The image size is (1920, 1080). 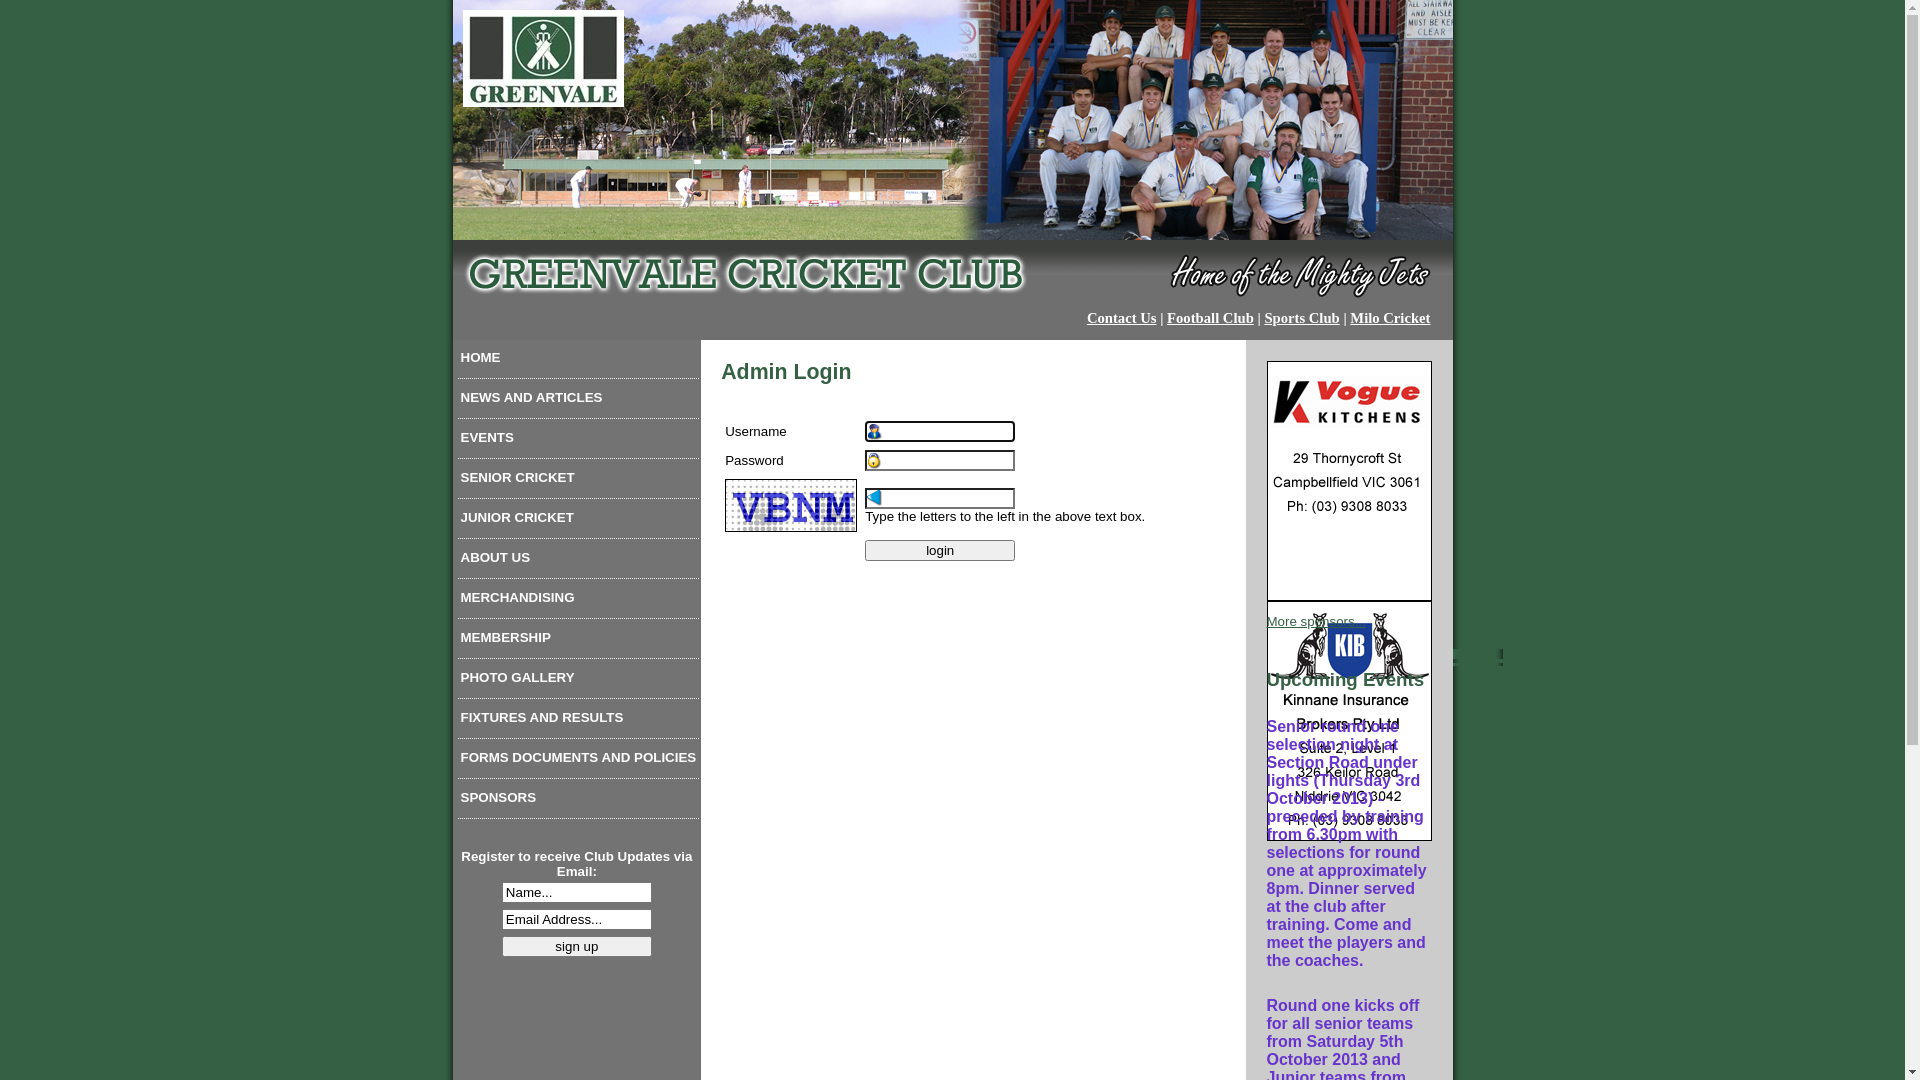 I want to click on 'Football Club', so click(x=1209, y=316).